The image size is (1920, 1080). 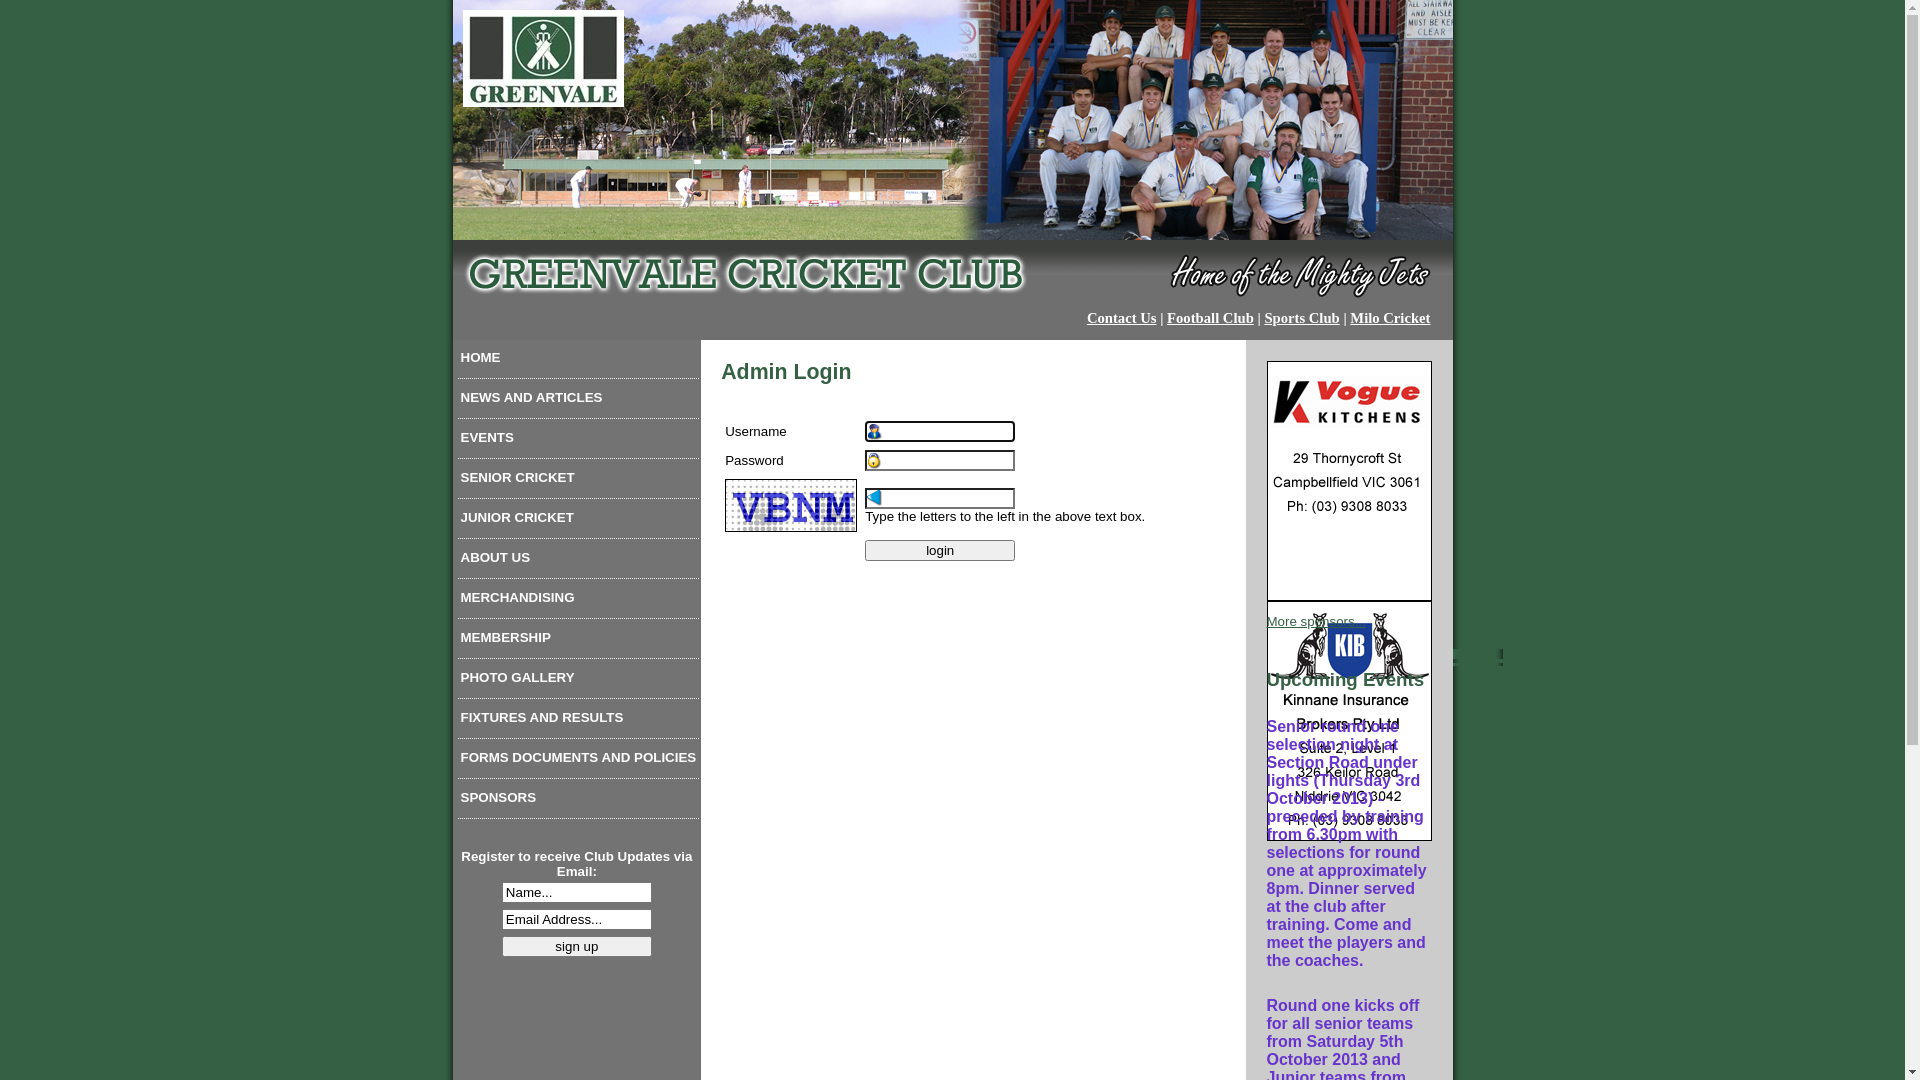 I want to click on 'Football Club', so click(x=1209, y=316).